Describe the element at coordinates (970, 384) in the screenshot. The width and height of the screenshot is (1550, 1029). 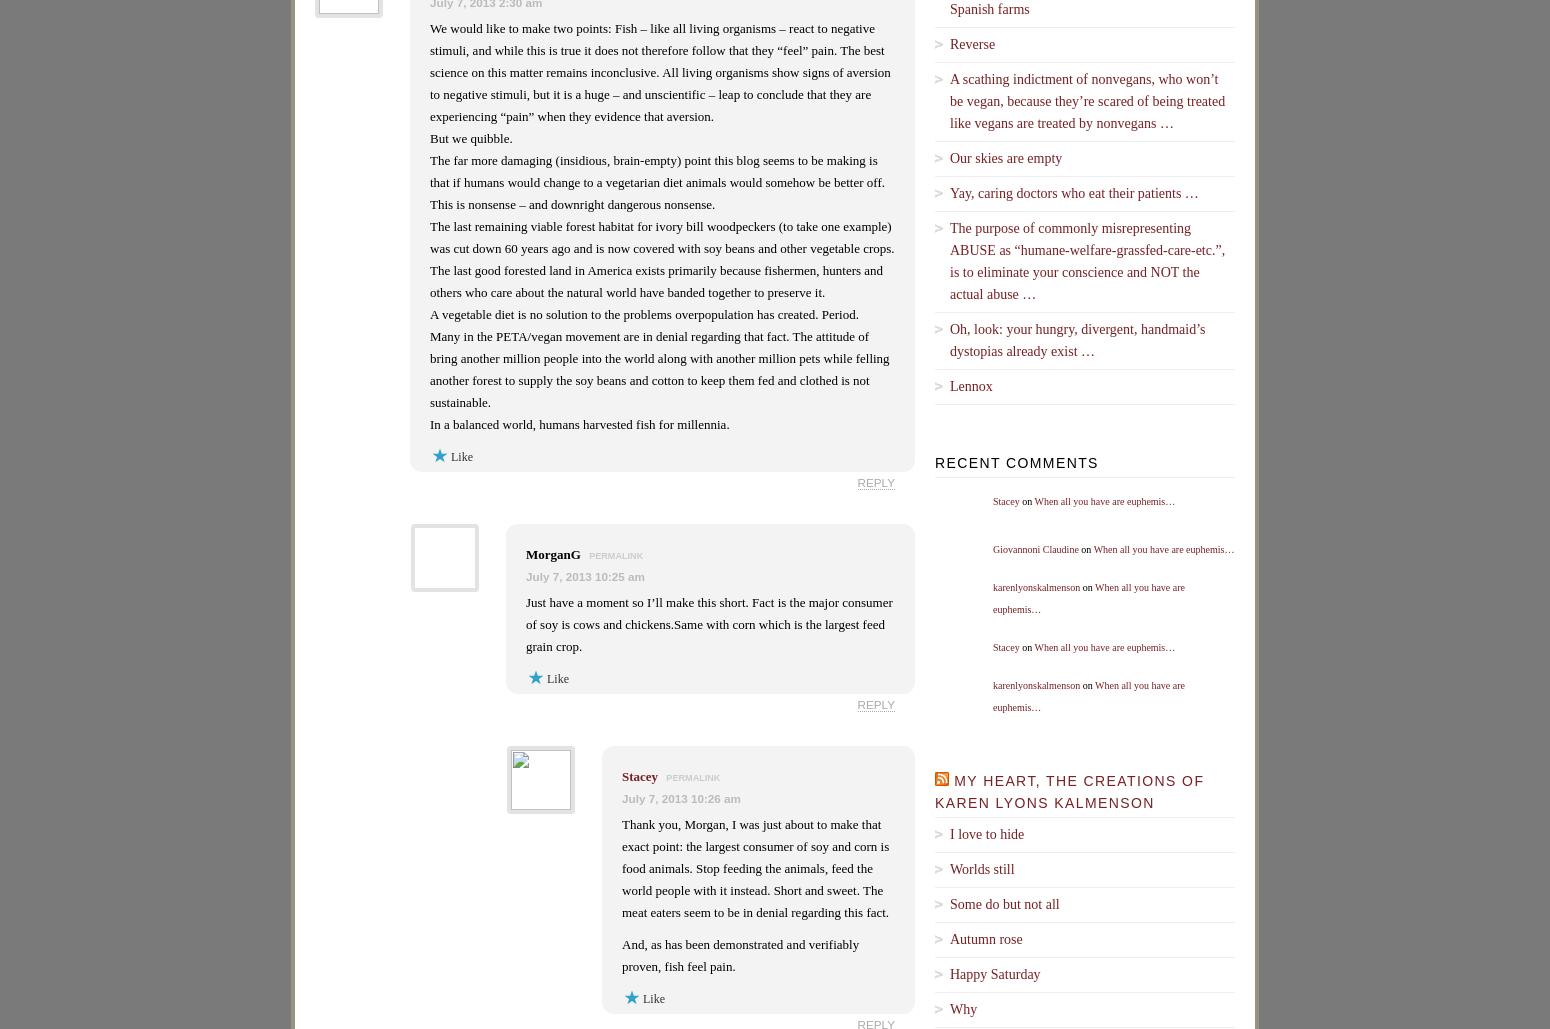
I see `'Lennox'` at that location.